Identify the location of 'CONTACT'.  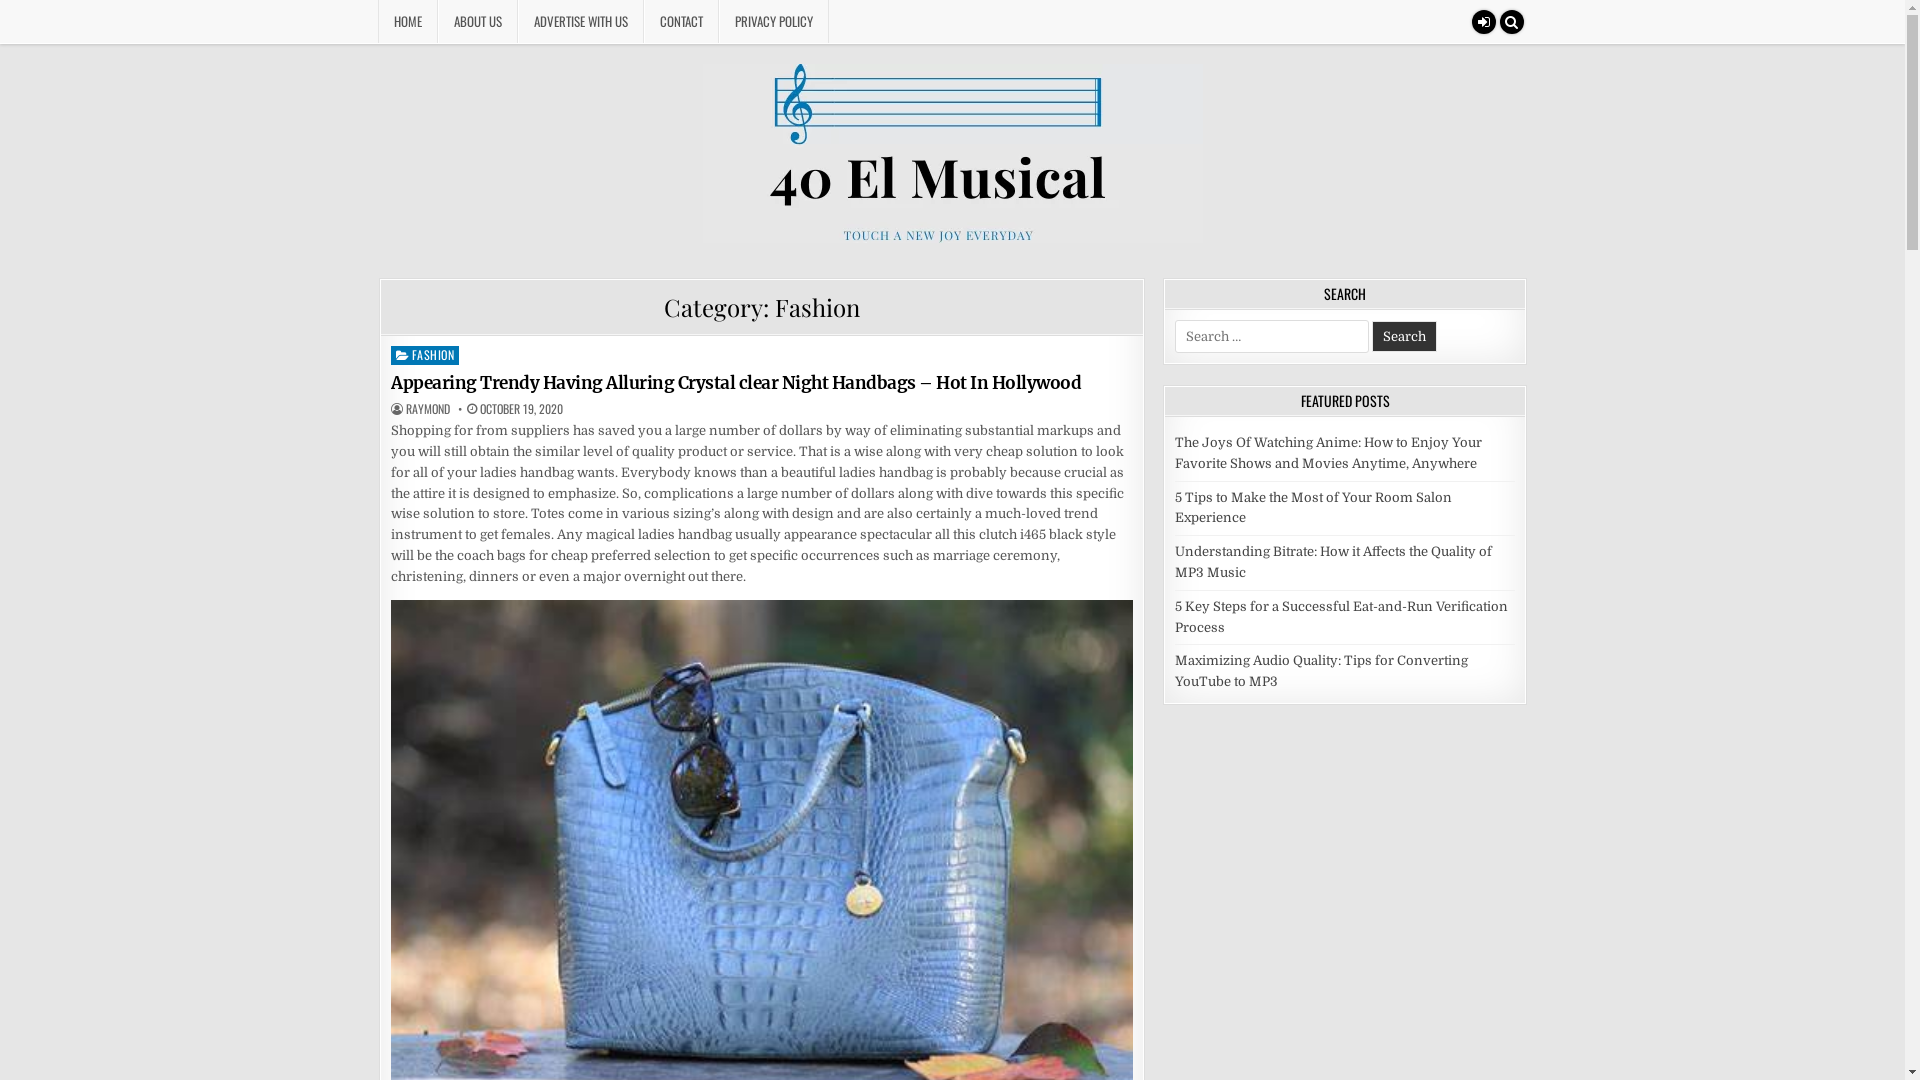
(681, 21).